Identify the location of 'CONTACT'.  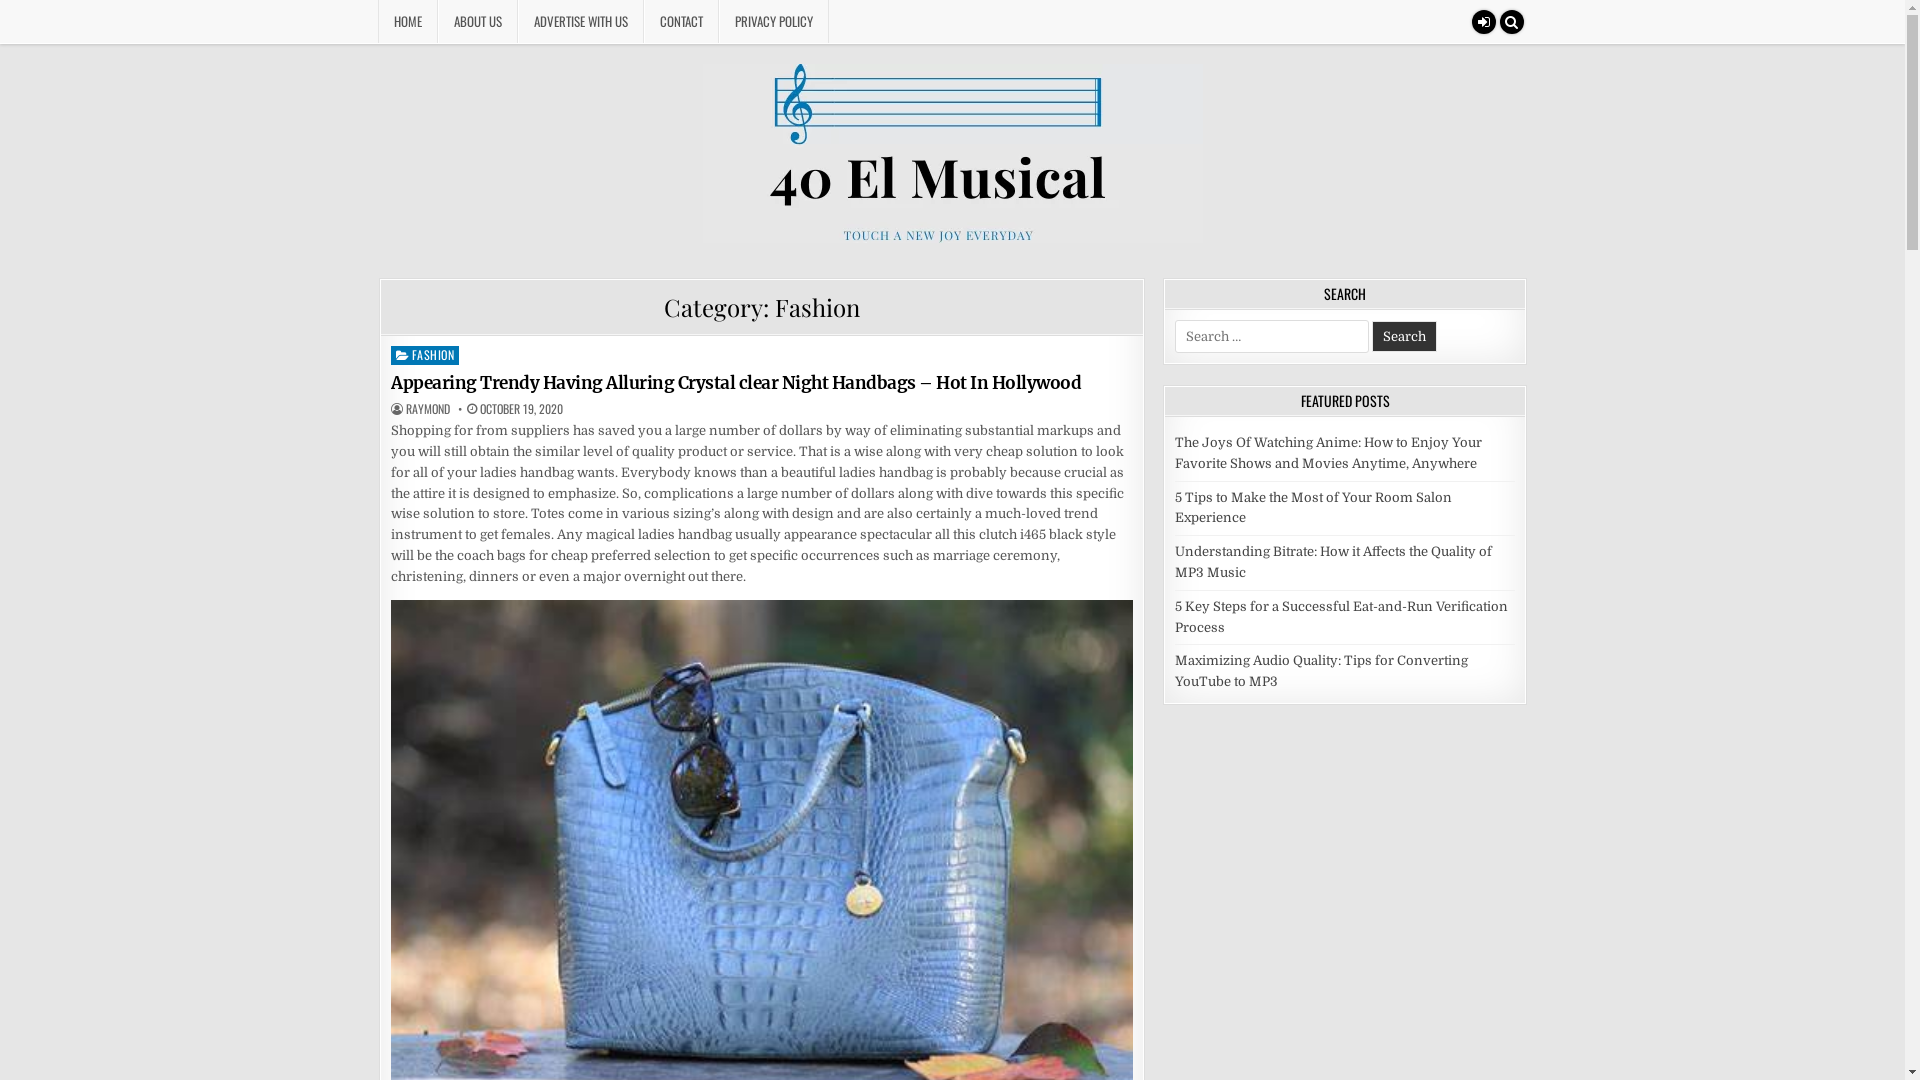
(681, 21).